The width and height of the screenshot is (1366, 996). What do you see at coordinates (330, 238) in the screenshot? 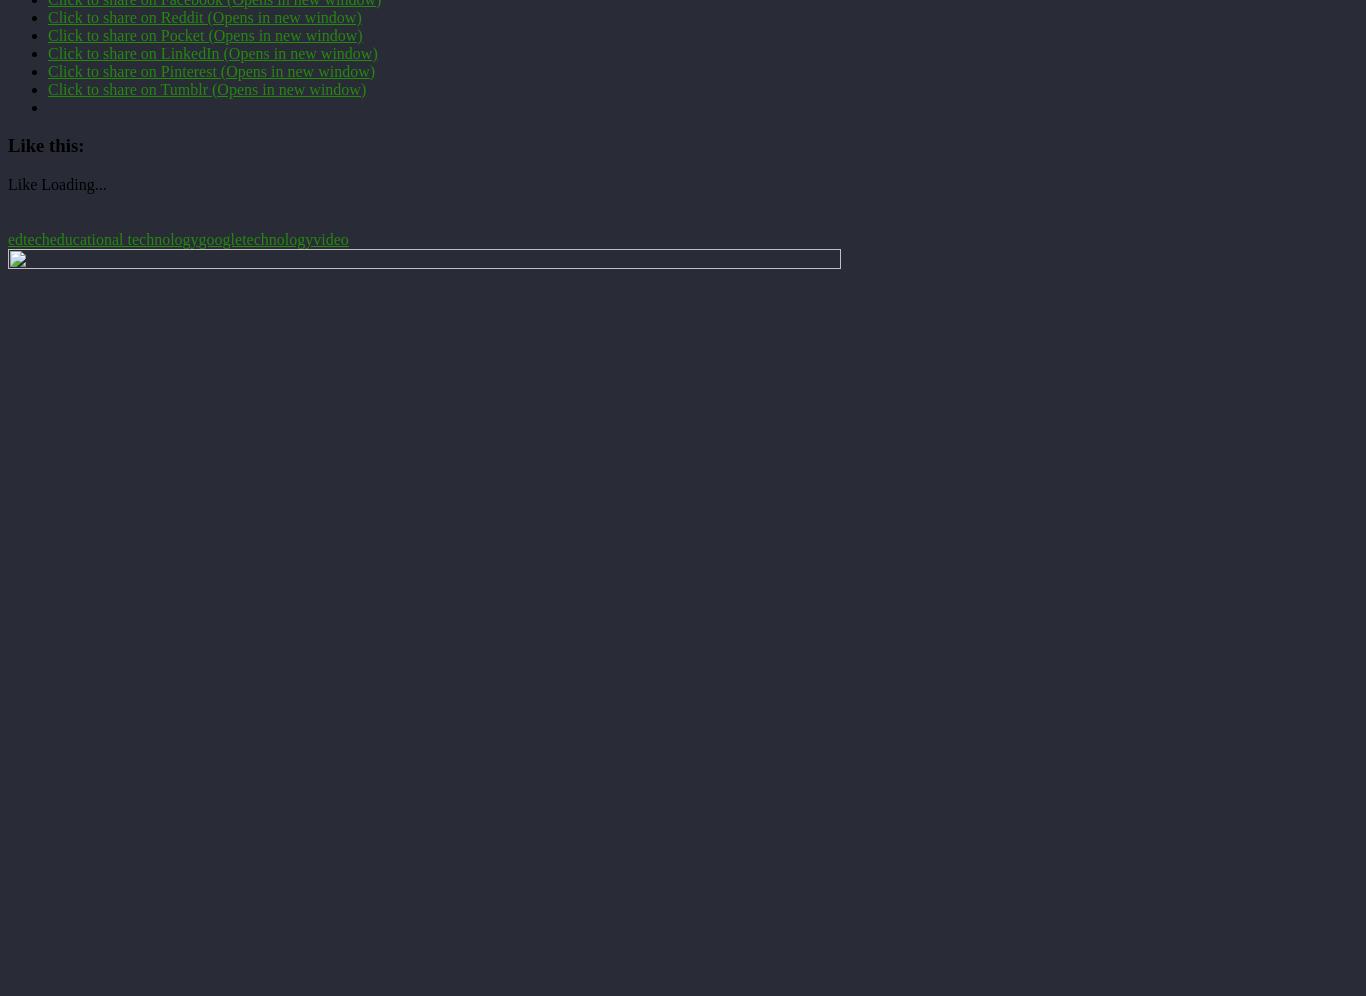
I see `'video'` at bounding box center [330, 238].